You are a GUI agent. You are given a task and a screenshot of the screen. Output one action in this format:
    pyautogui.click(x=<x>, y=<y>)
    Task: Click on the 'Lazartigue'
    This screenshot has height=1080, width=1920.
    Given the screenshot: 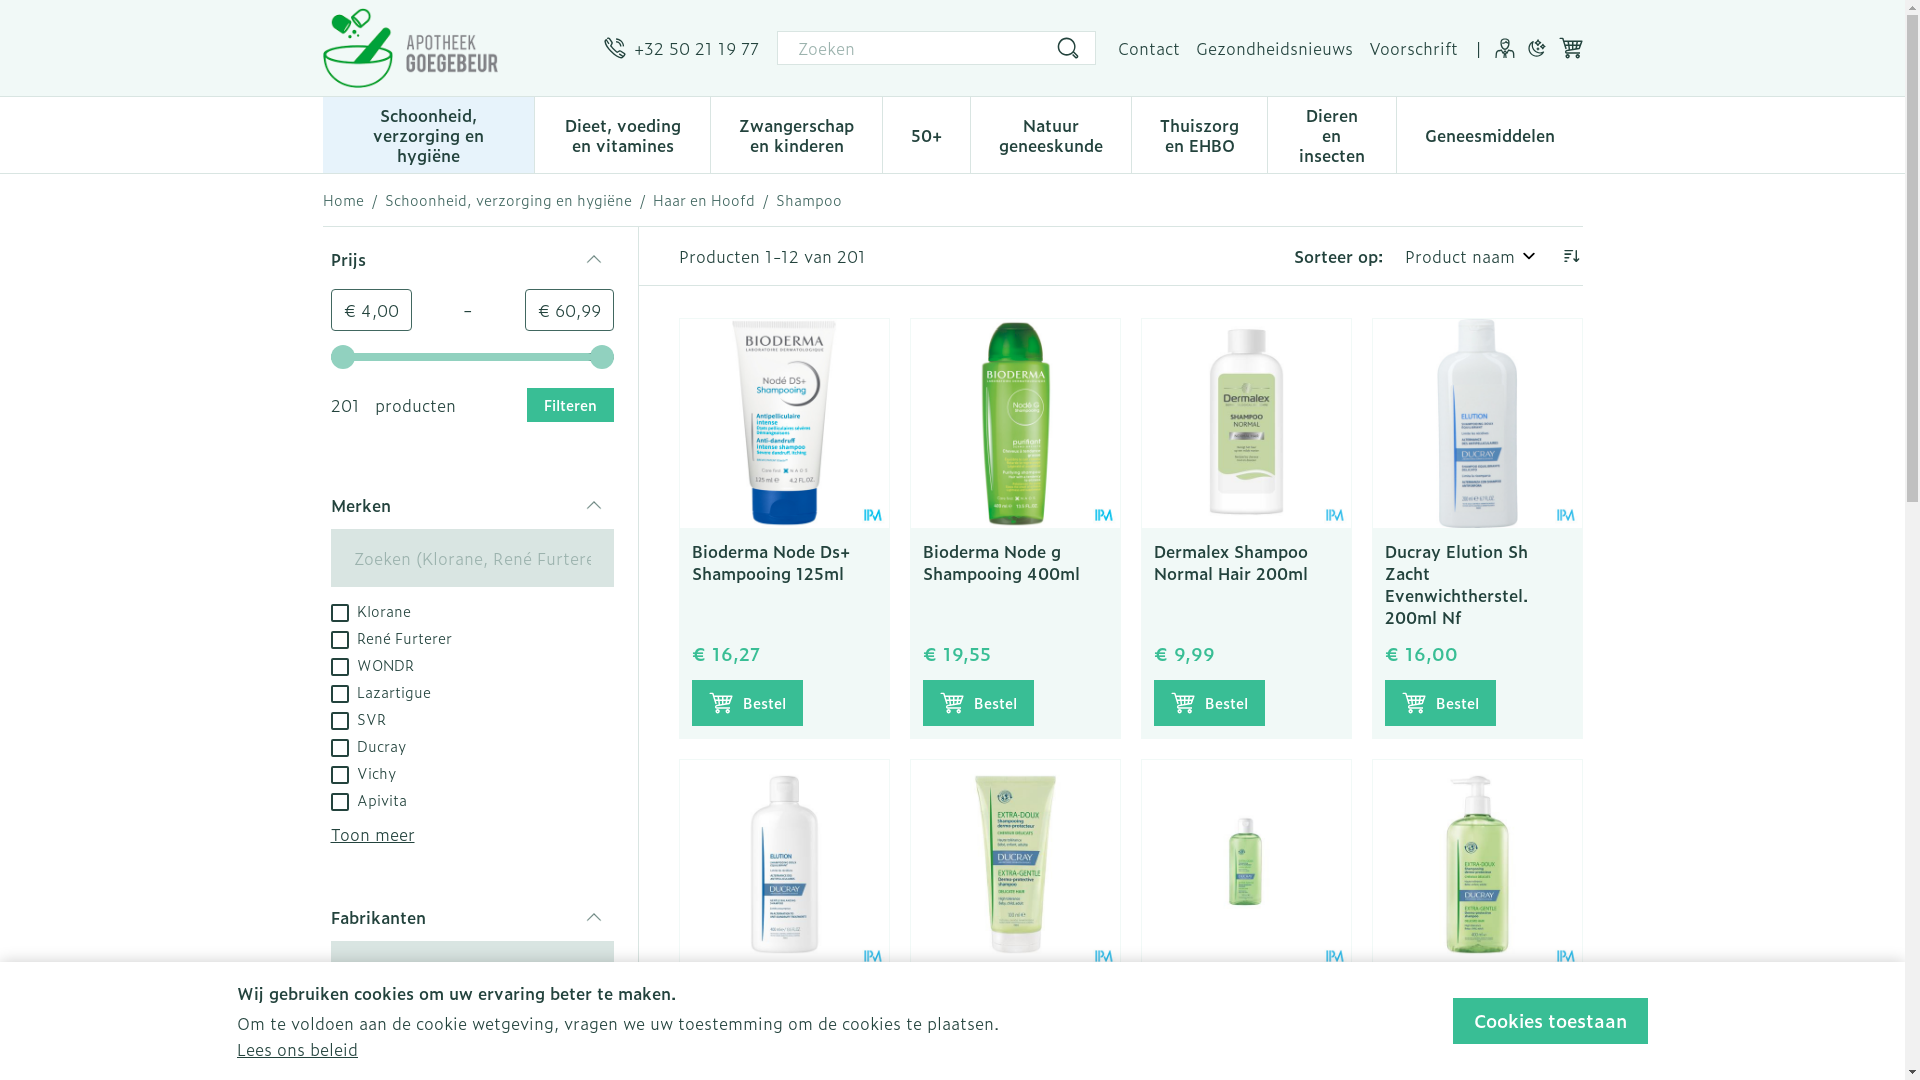 What is the action you would take?
    pyautogui.click(x=379, y=689)
    